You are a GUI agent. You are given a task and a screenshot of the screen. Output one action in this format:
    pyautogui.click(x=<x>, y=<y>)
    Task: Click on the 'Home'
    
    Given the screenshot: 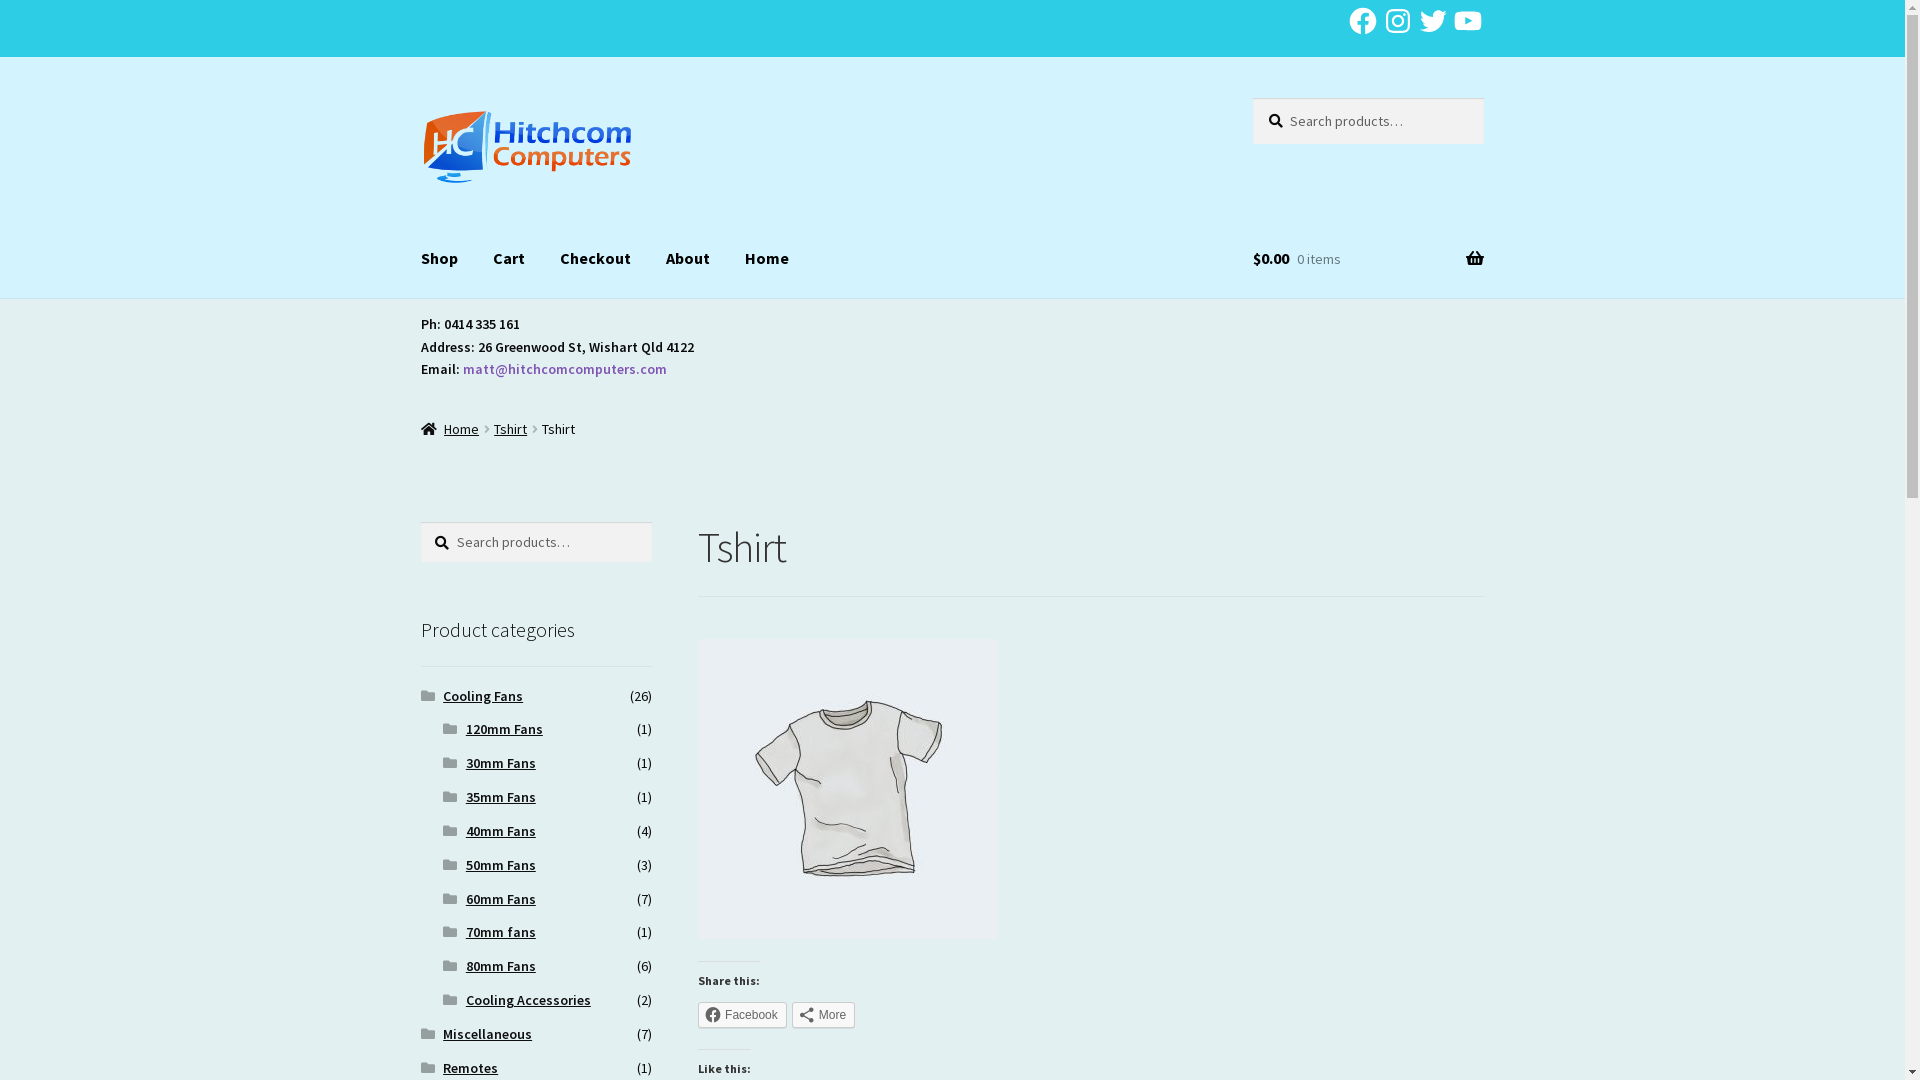 What is the action you would take?
    pyautogui.click(x=766, y=257)
    